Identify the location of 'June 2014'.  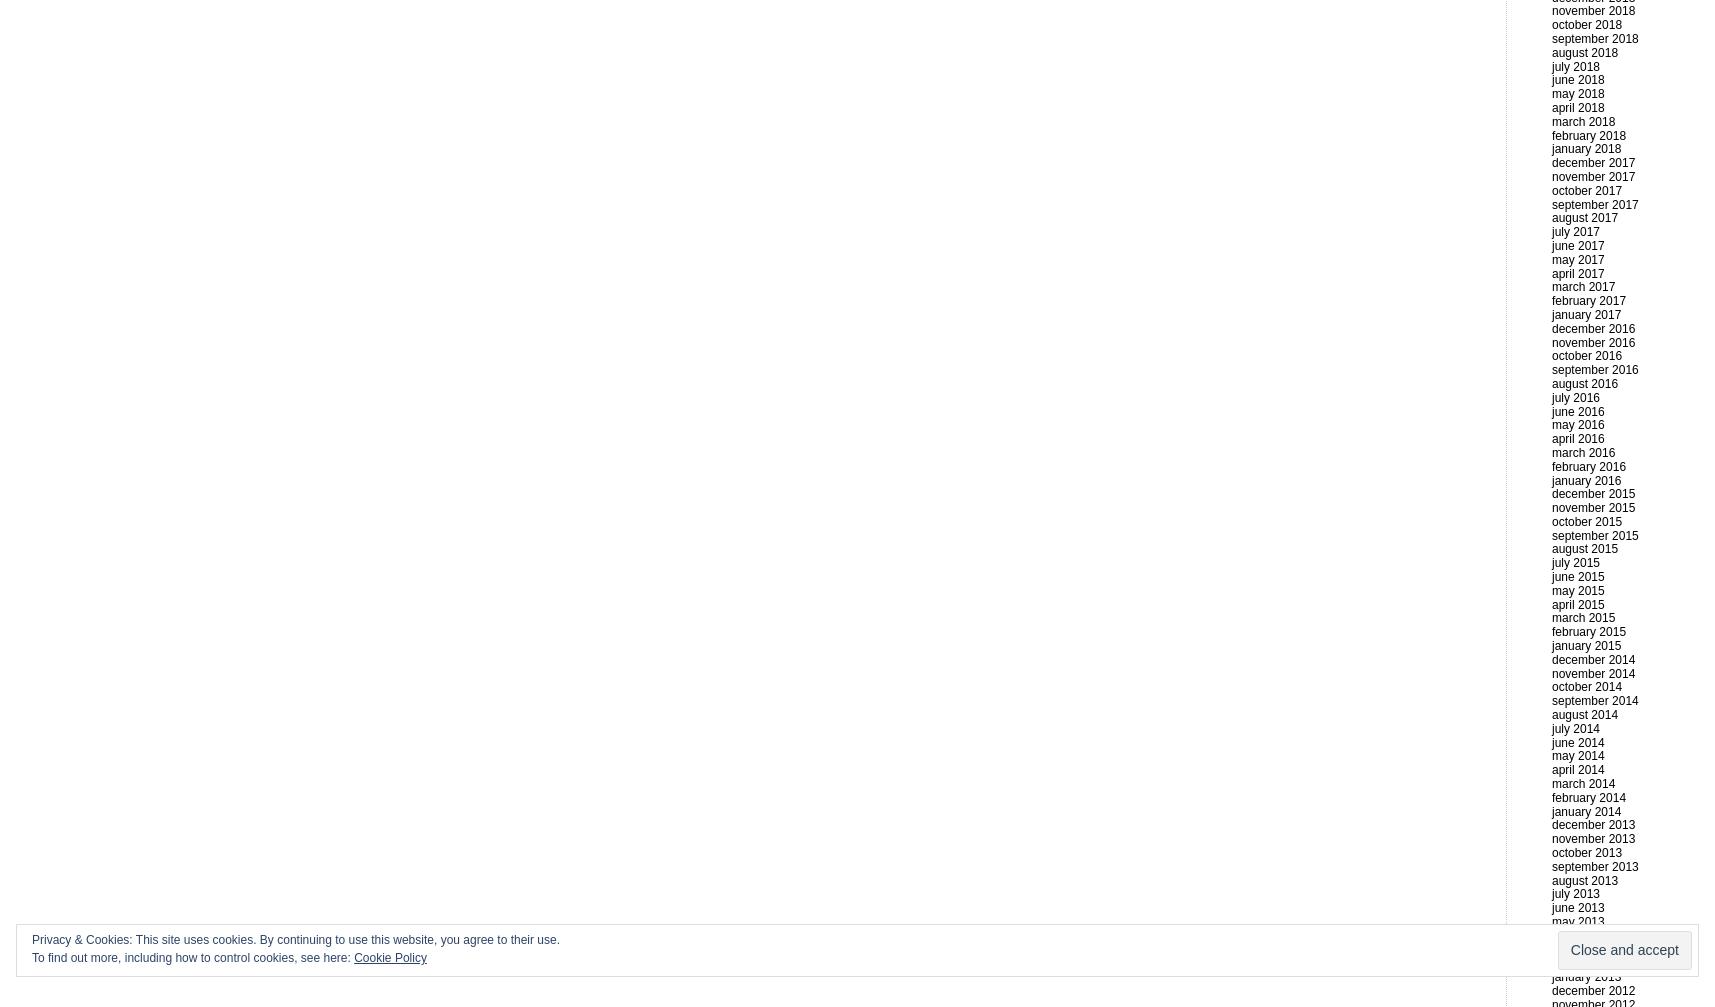
(1576, 740).